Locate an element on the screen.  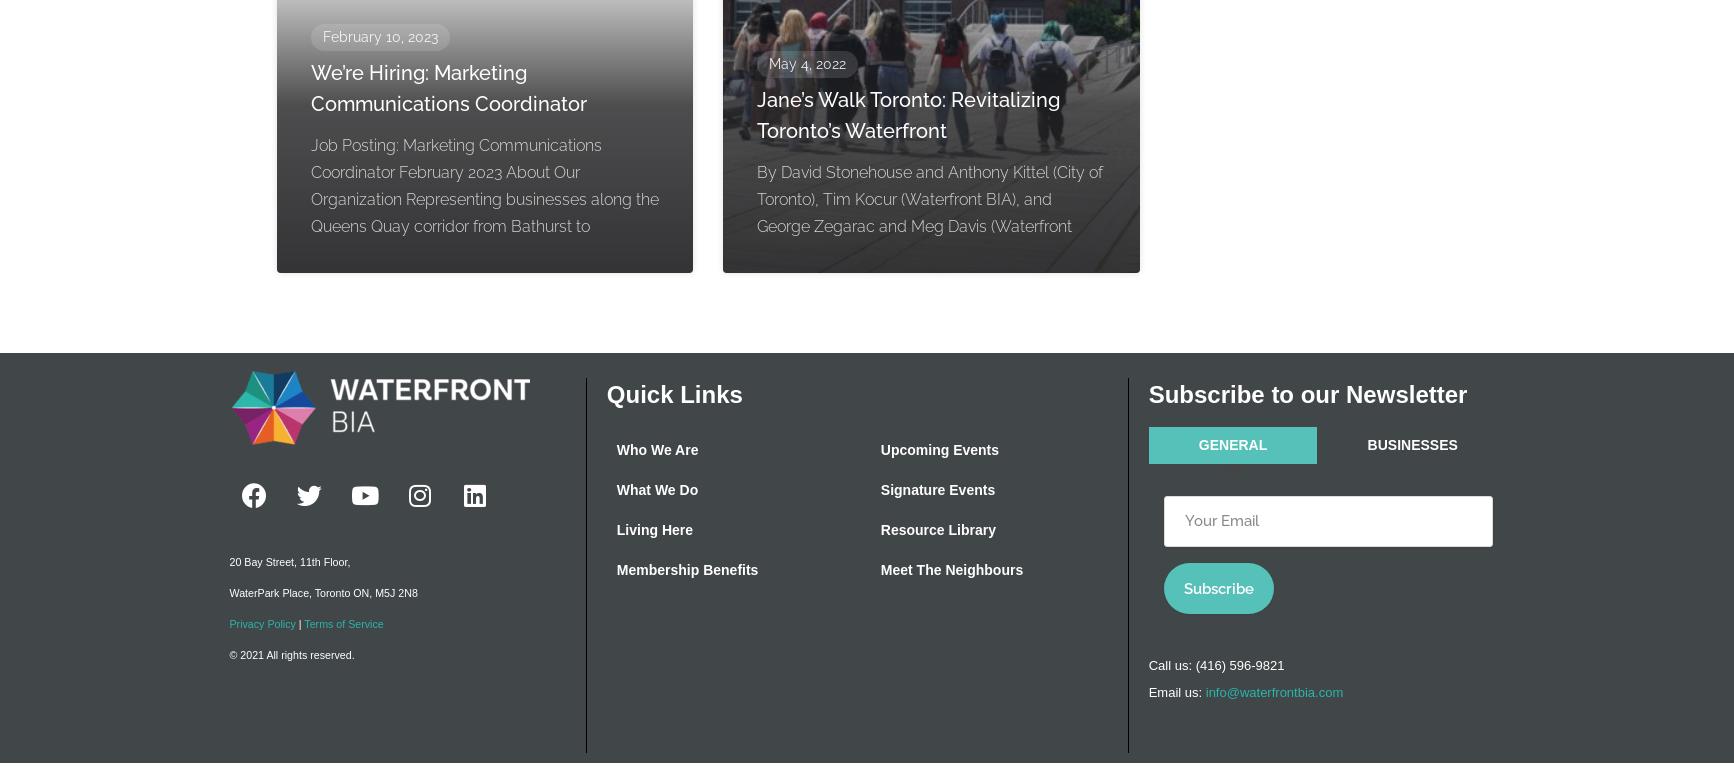
'Privacy Policy' is located at coordinates (263, 623).